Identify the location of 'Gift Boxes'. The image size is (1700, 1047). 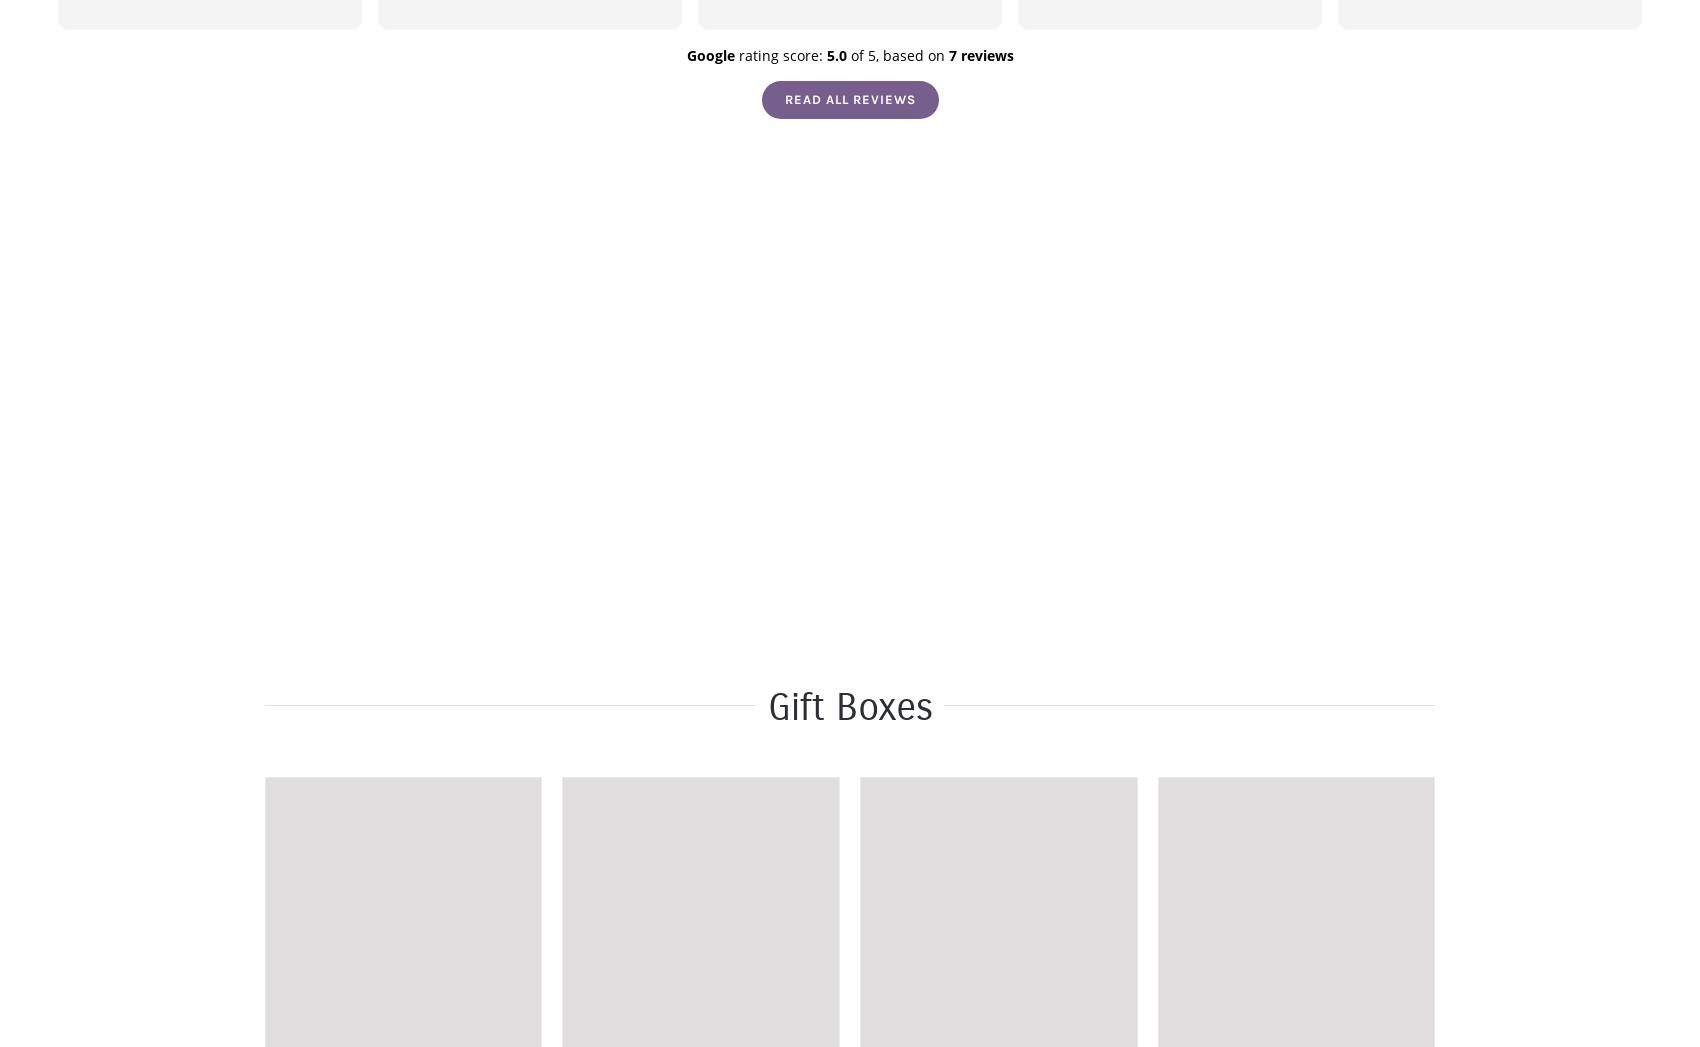
(848, 706).